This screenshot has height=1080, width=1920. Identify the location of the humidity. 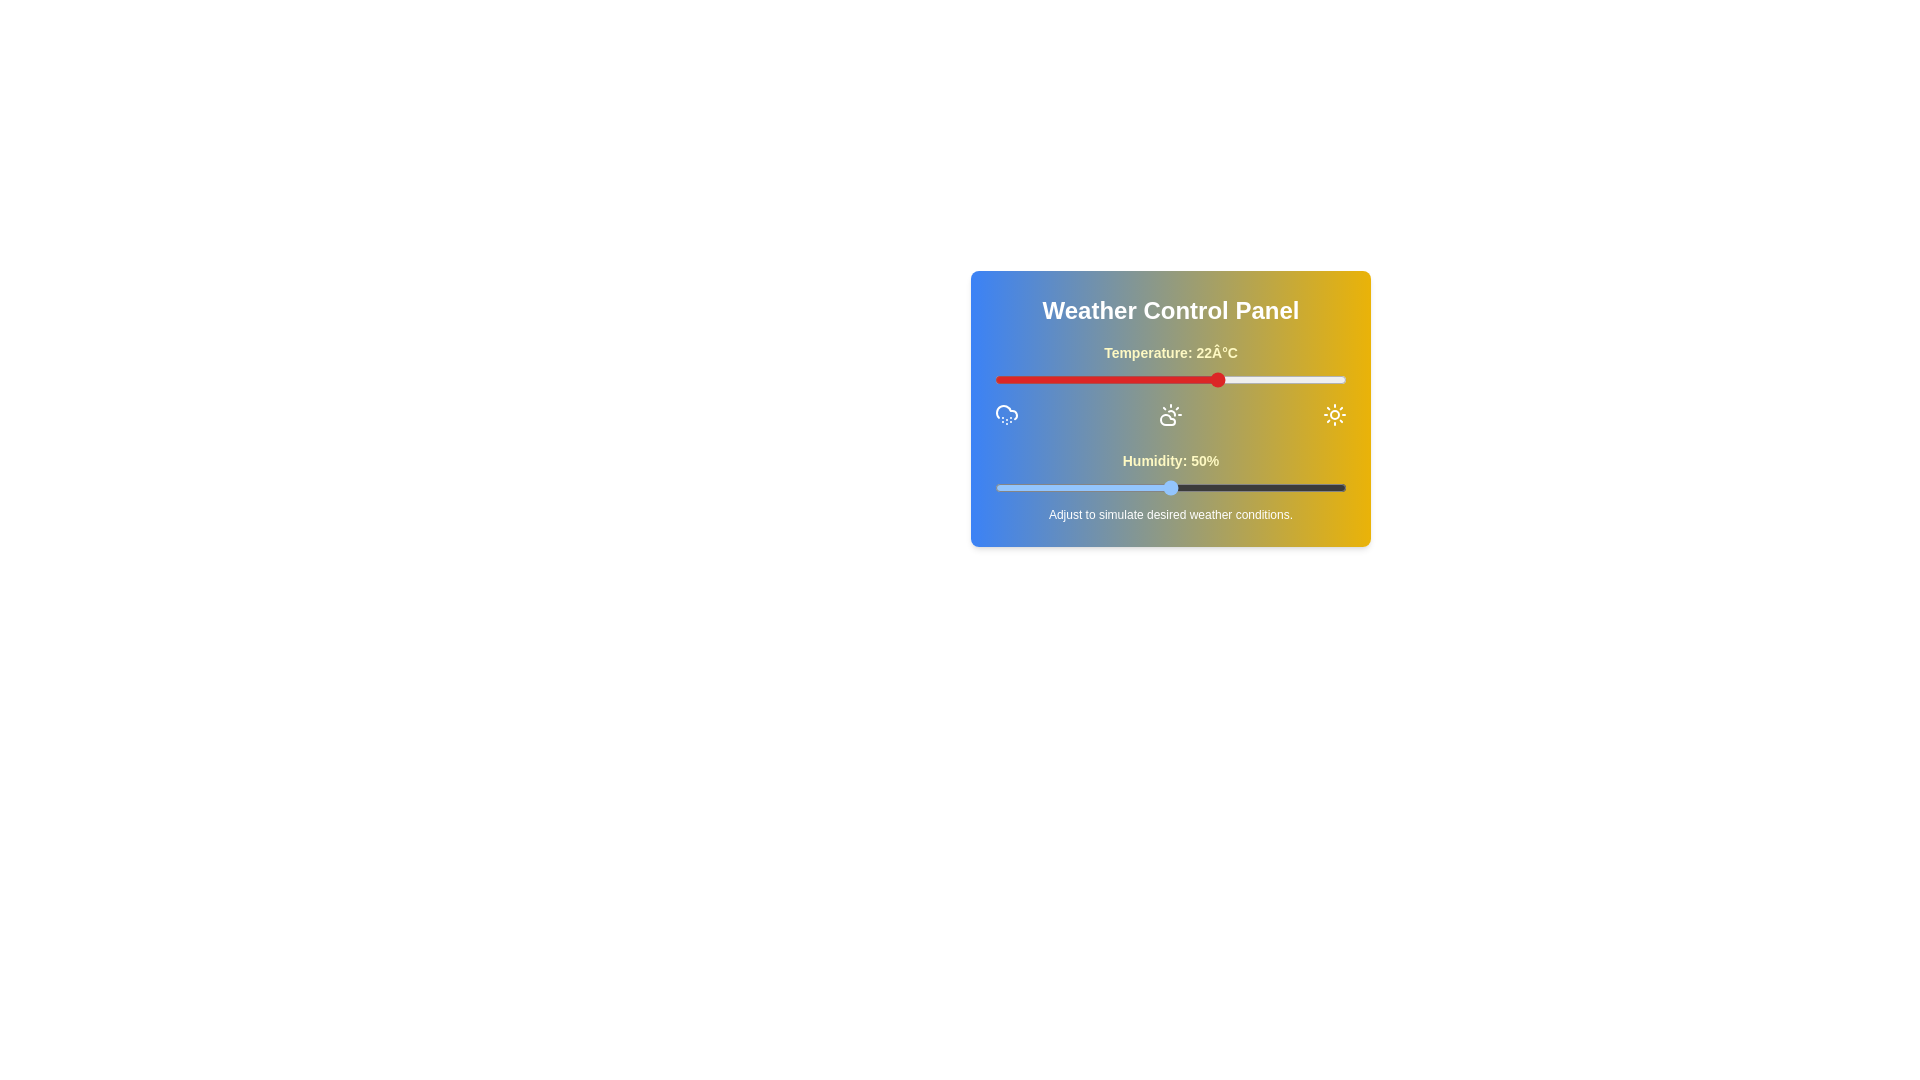
(1128, 488).